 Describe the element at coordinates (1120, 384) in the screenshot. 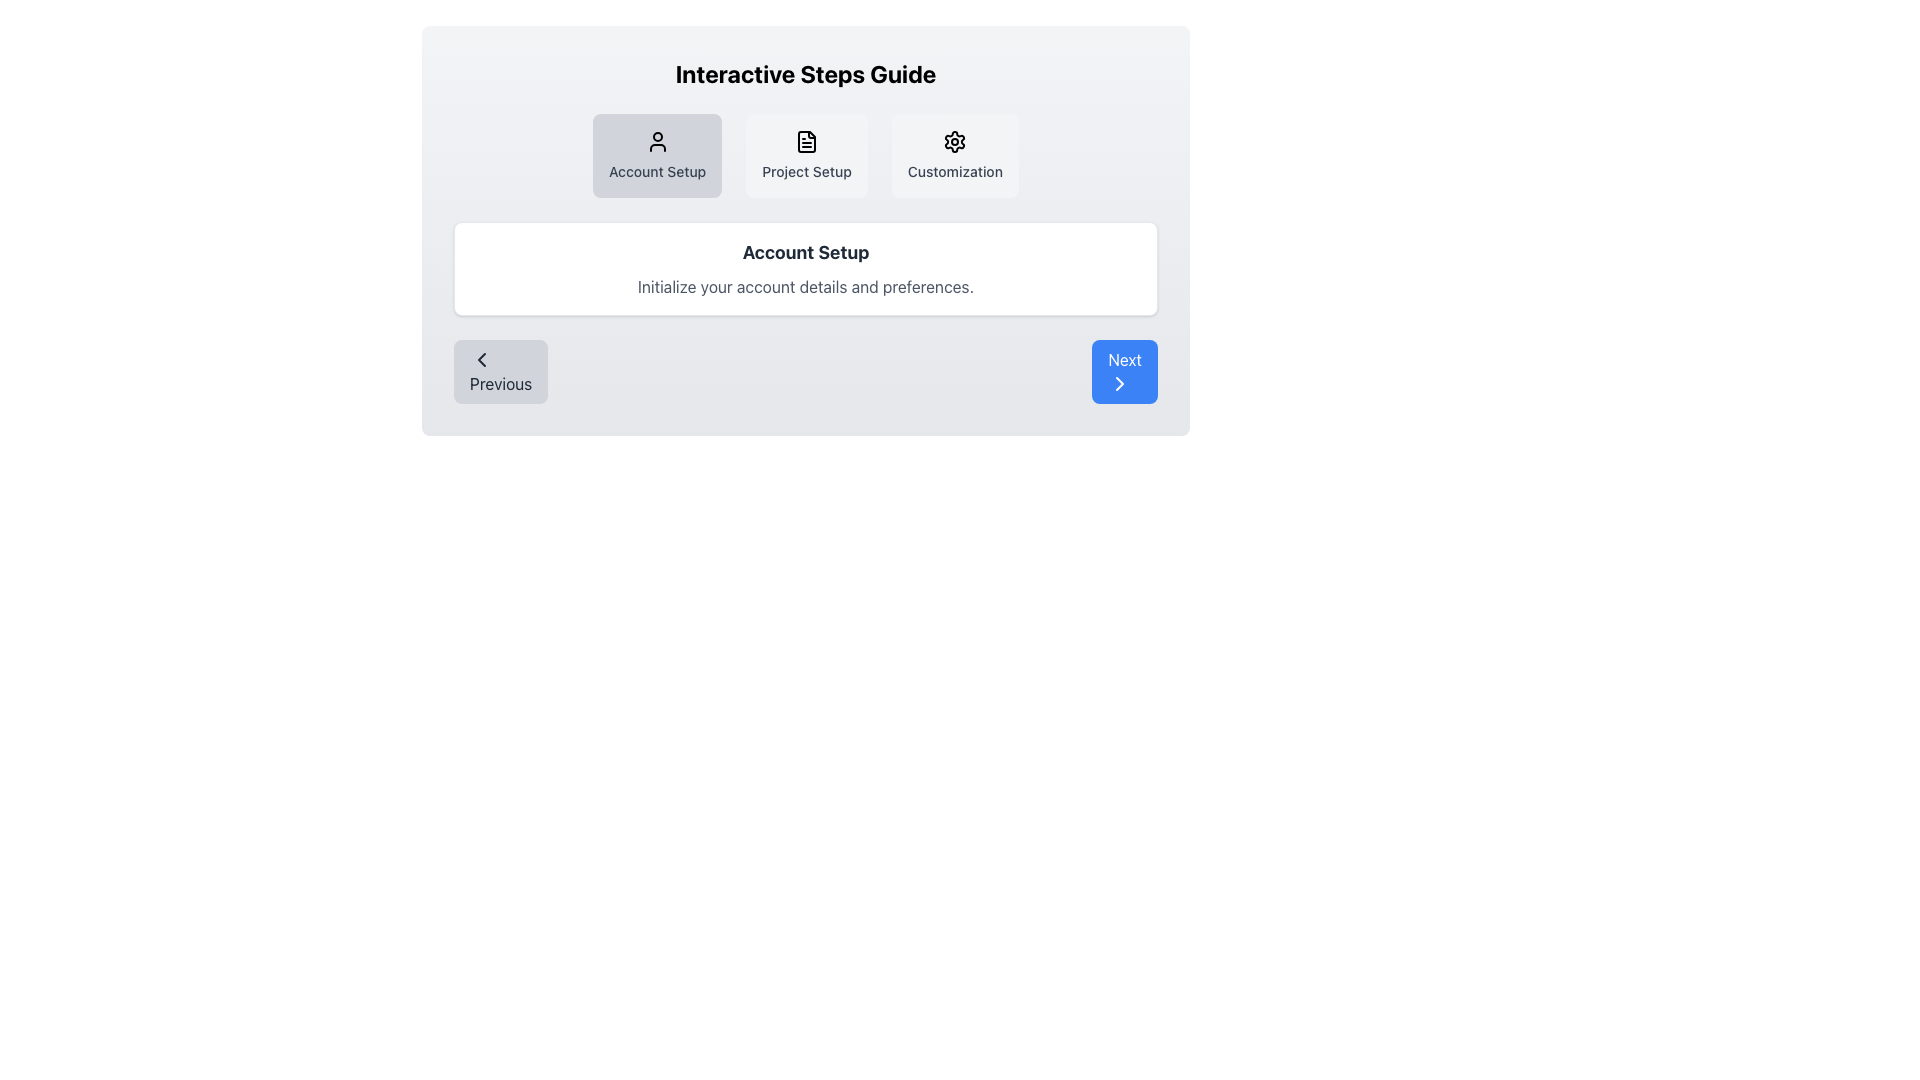

I see `the chevron icon inside the blue rectangular 'Next' button located at the bottom-right of the interface` at that location.